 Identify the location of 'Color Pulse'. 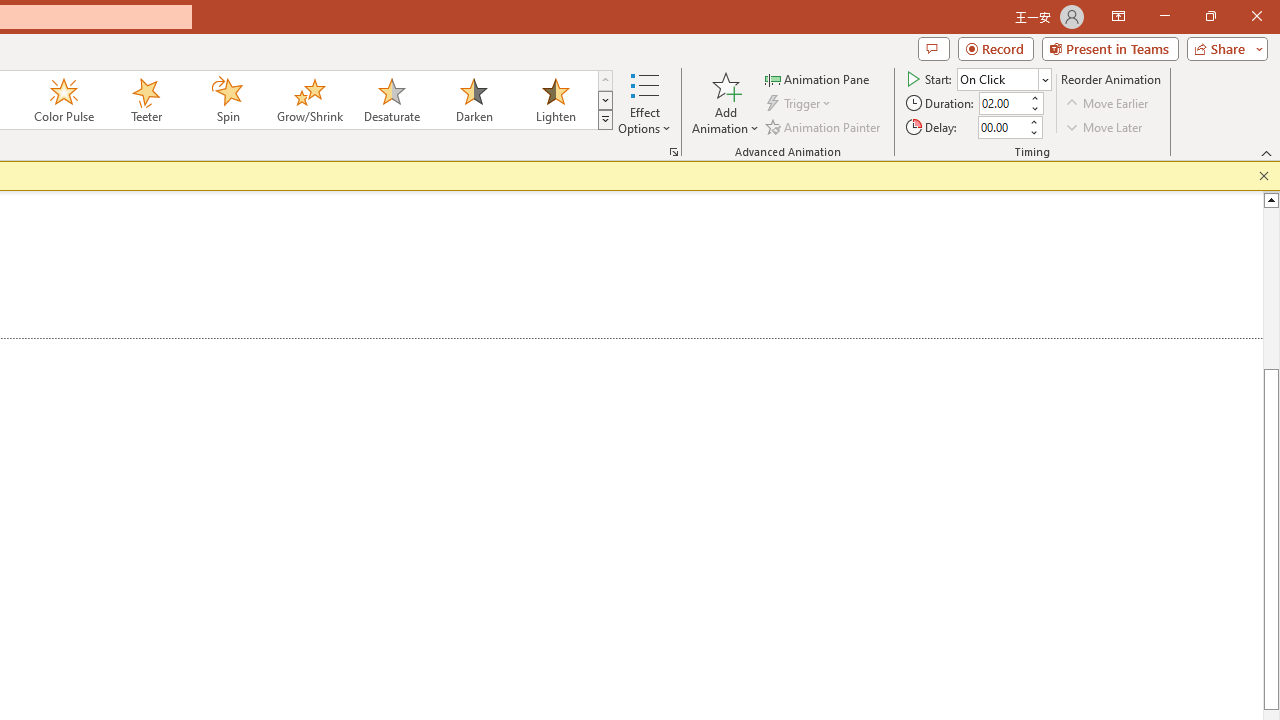
(64, 100).